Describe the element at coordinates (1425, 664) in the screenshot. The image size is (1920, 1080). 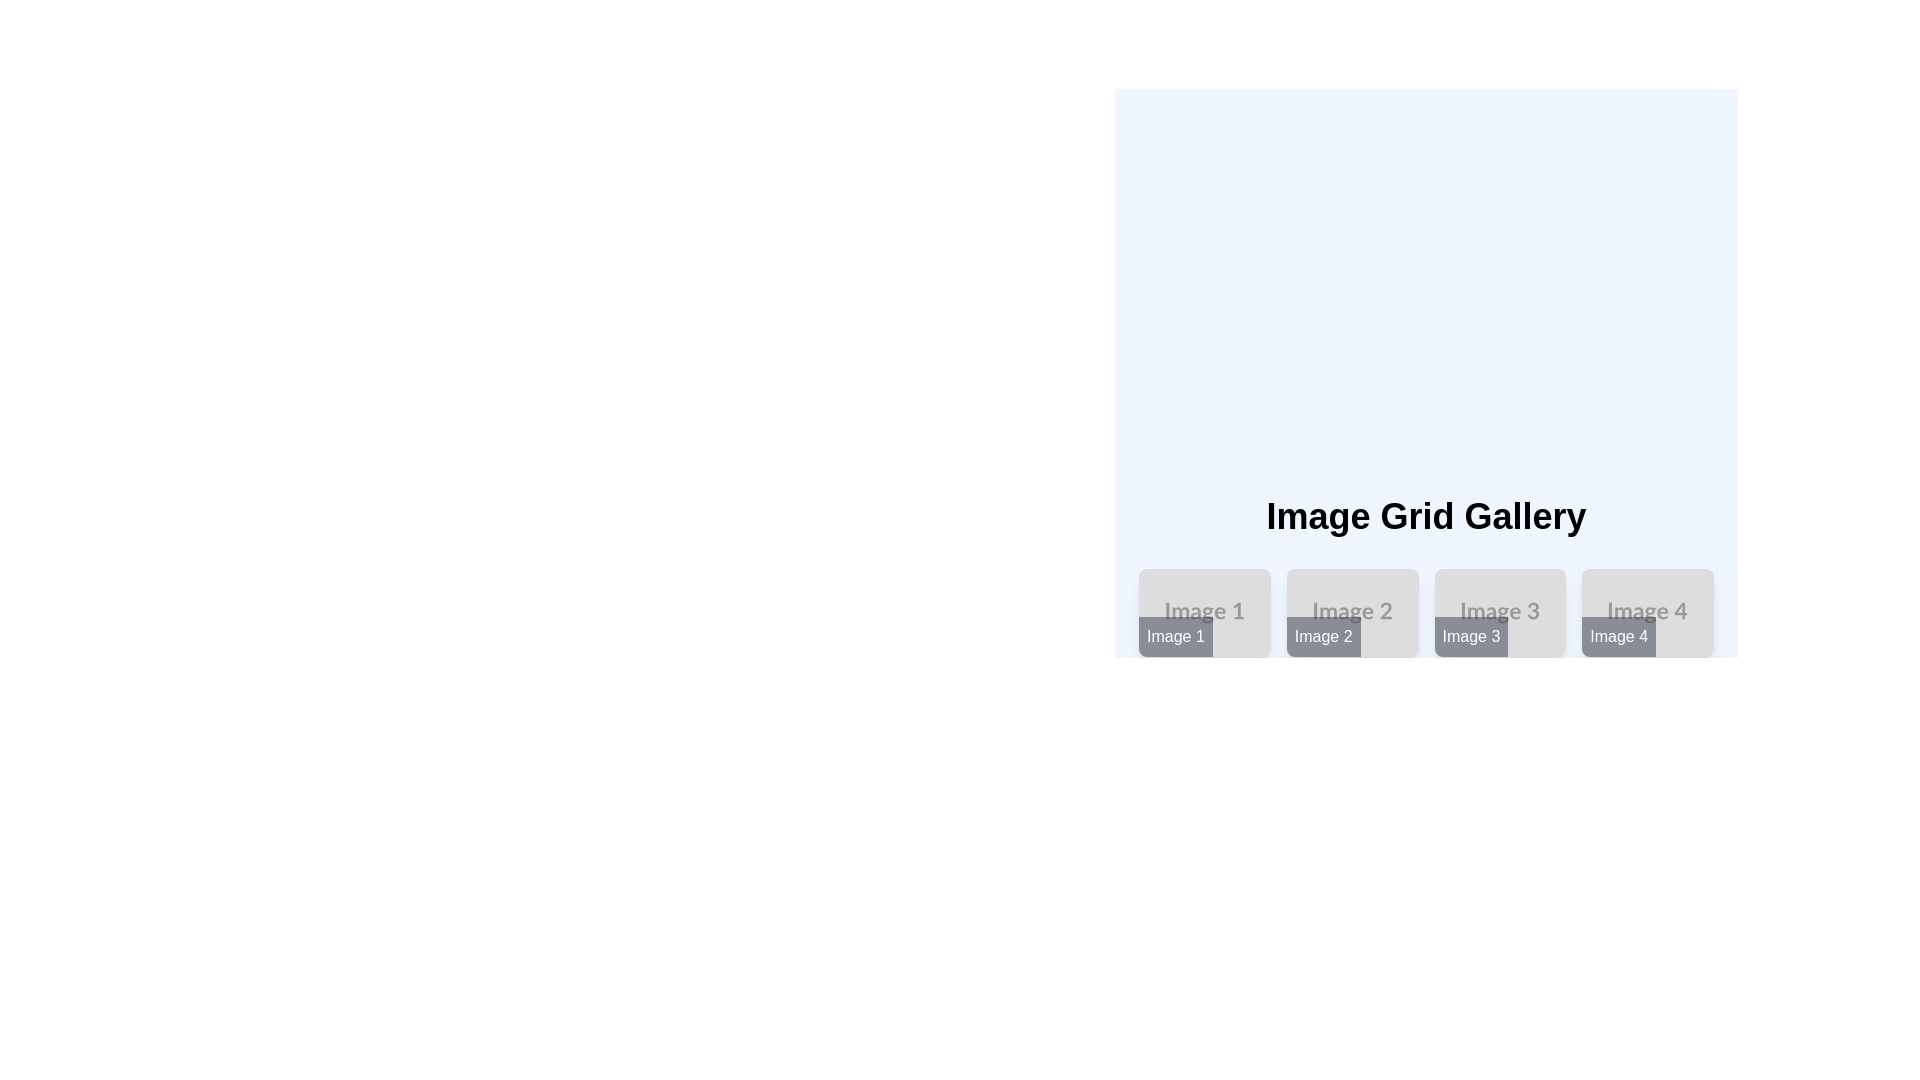
I see `one of the image tiles in the Image Grid Gallery` at that location.